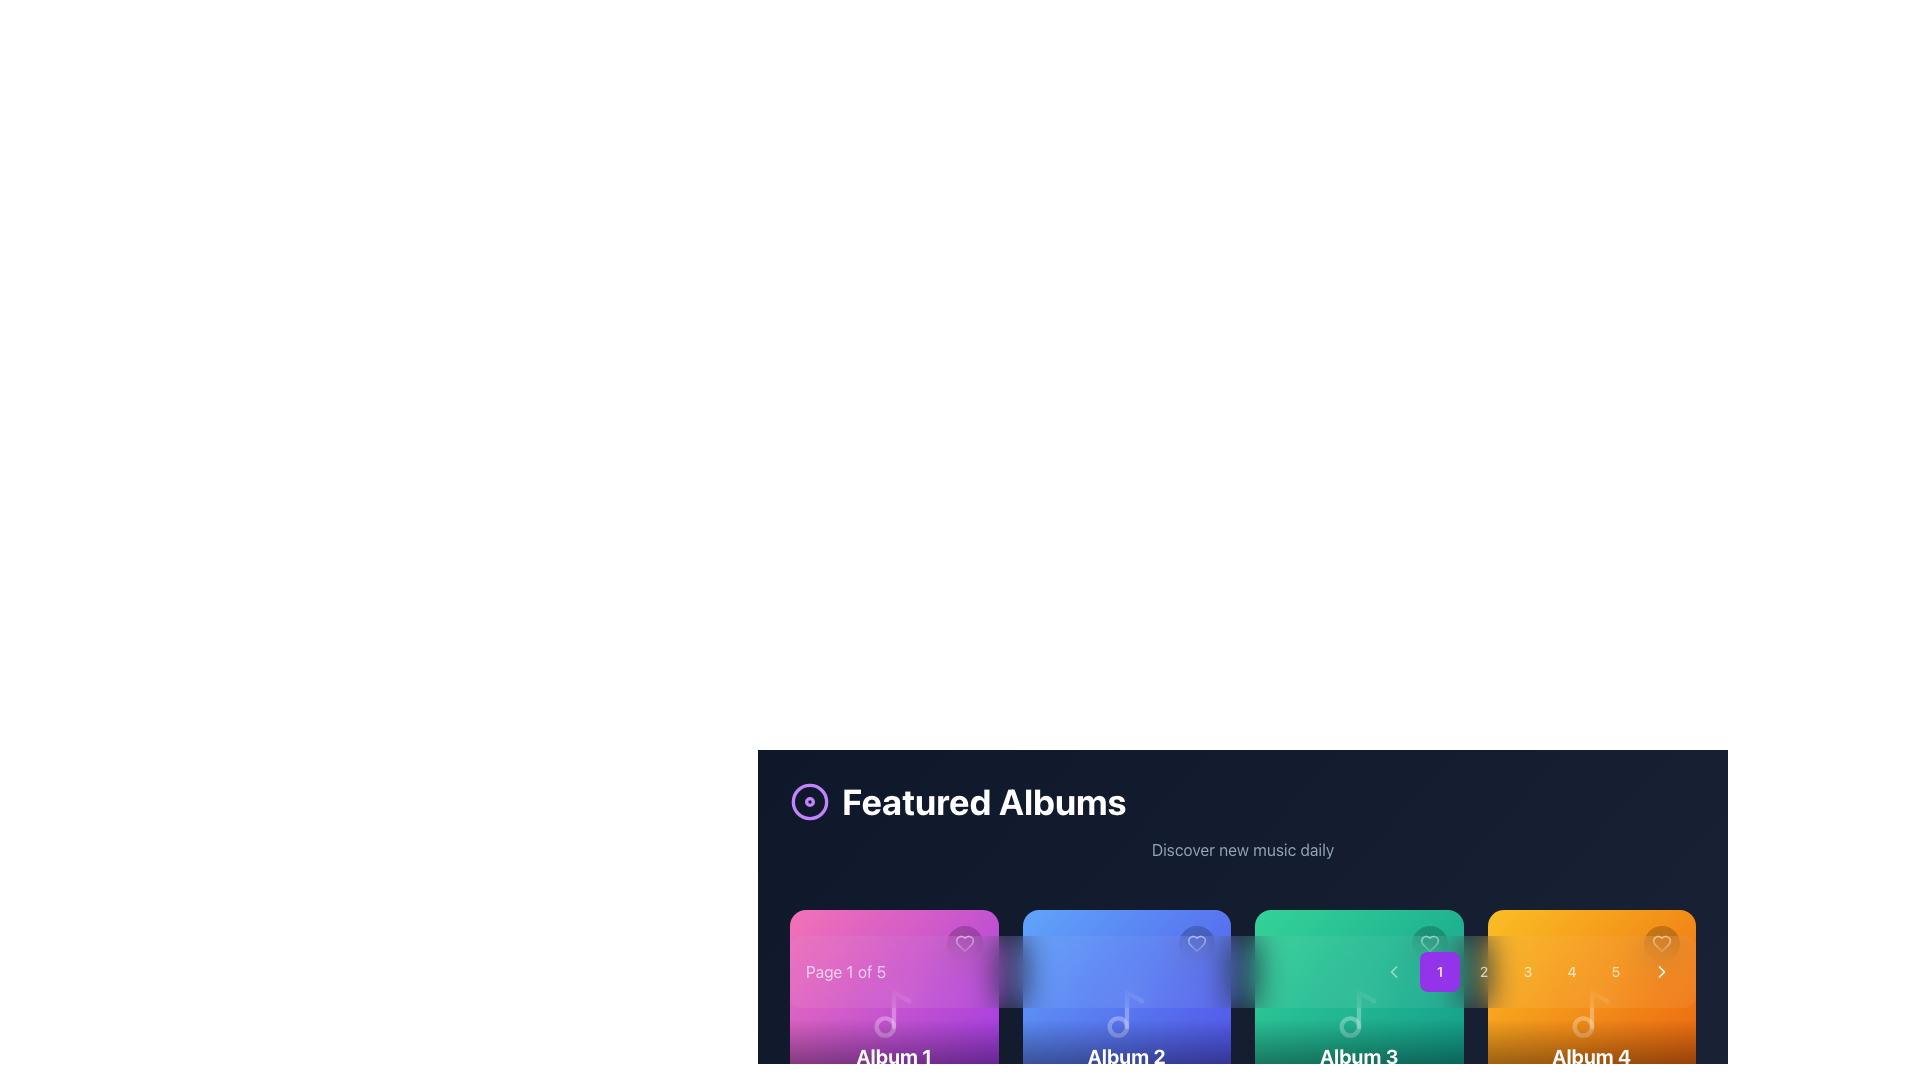 This screenshot has width=1920, height=1080. I want to click on the animation of the circular icon with concentric circles, which is located to the left of the 'Featured Albums' title bar, so click(810, 801).